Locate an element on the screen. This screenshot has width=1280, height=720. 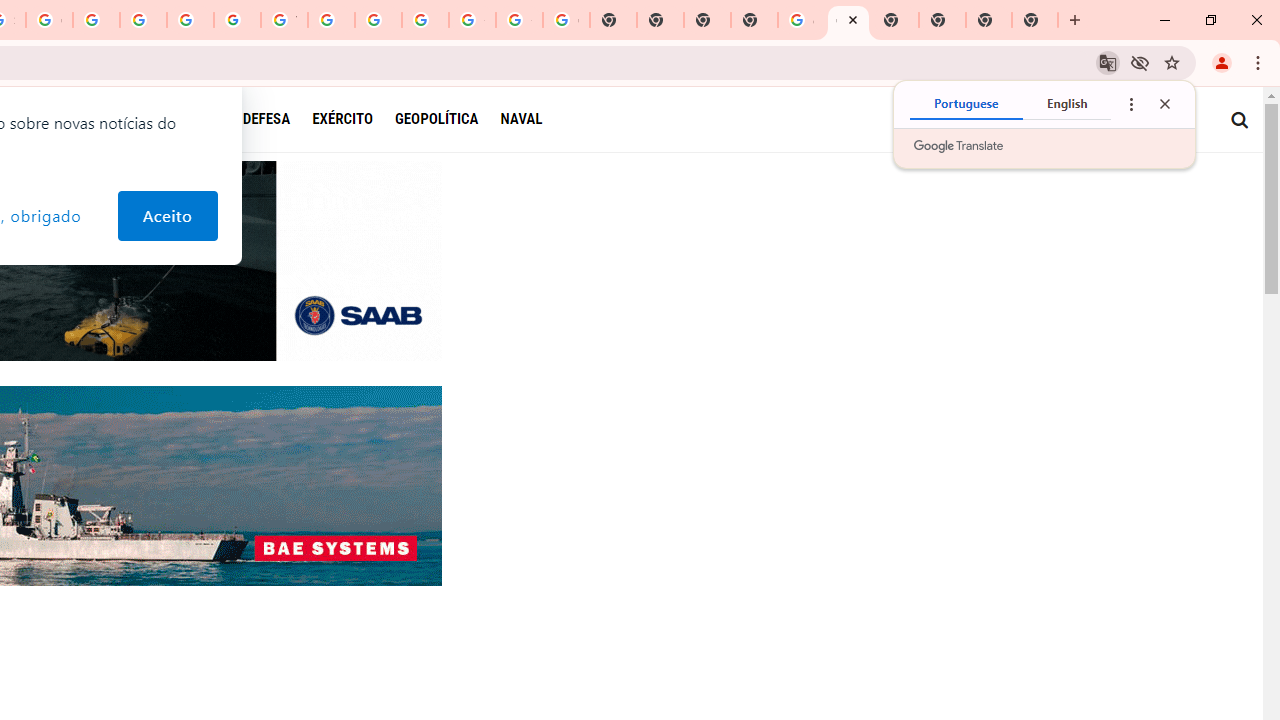
'New Tab' is located at coordinates (1035, 20).